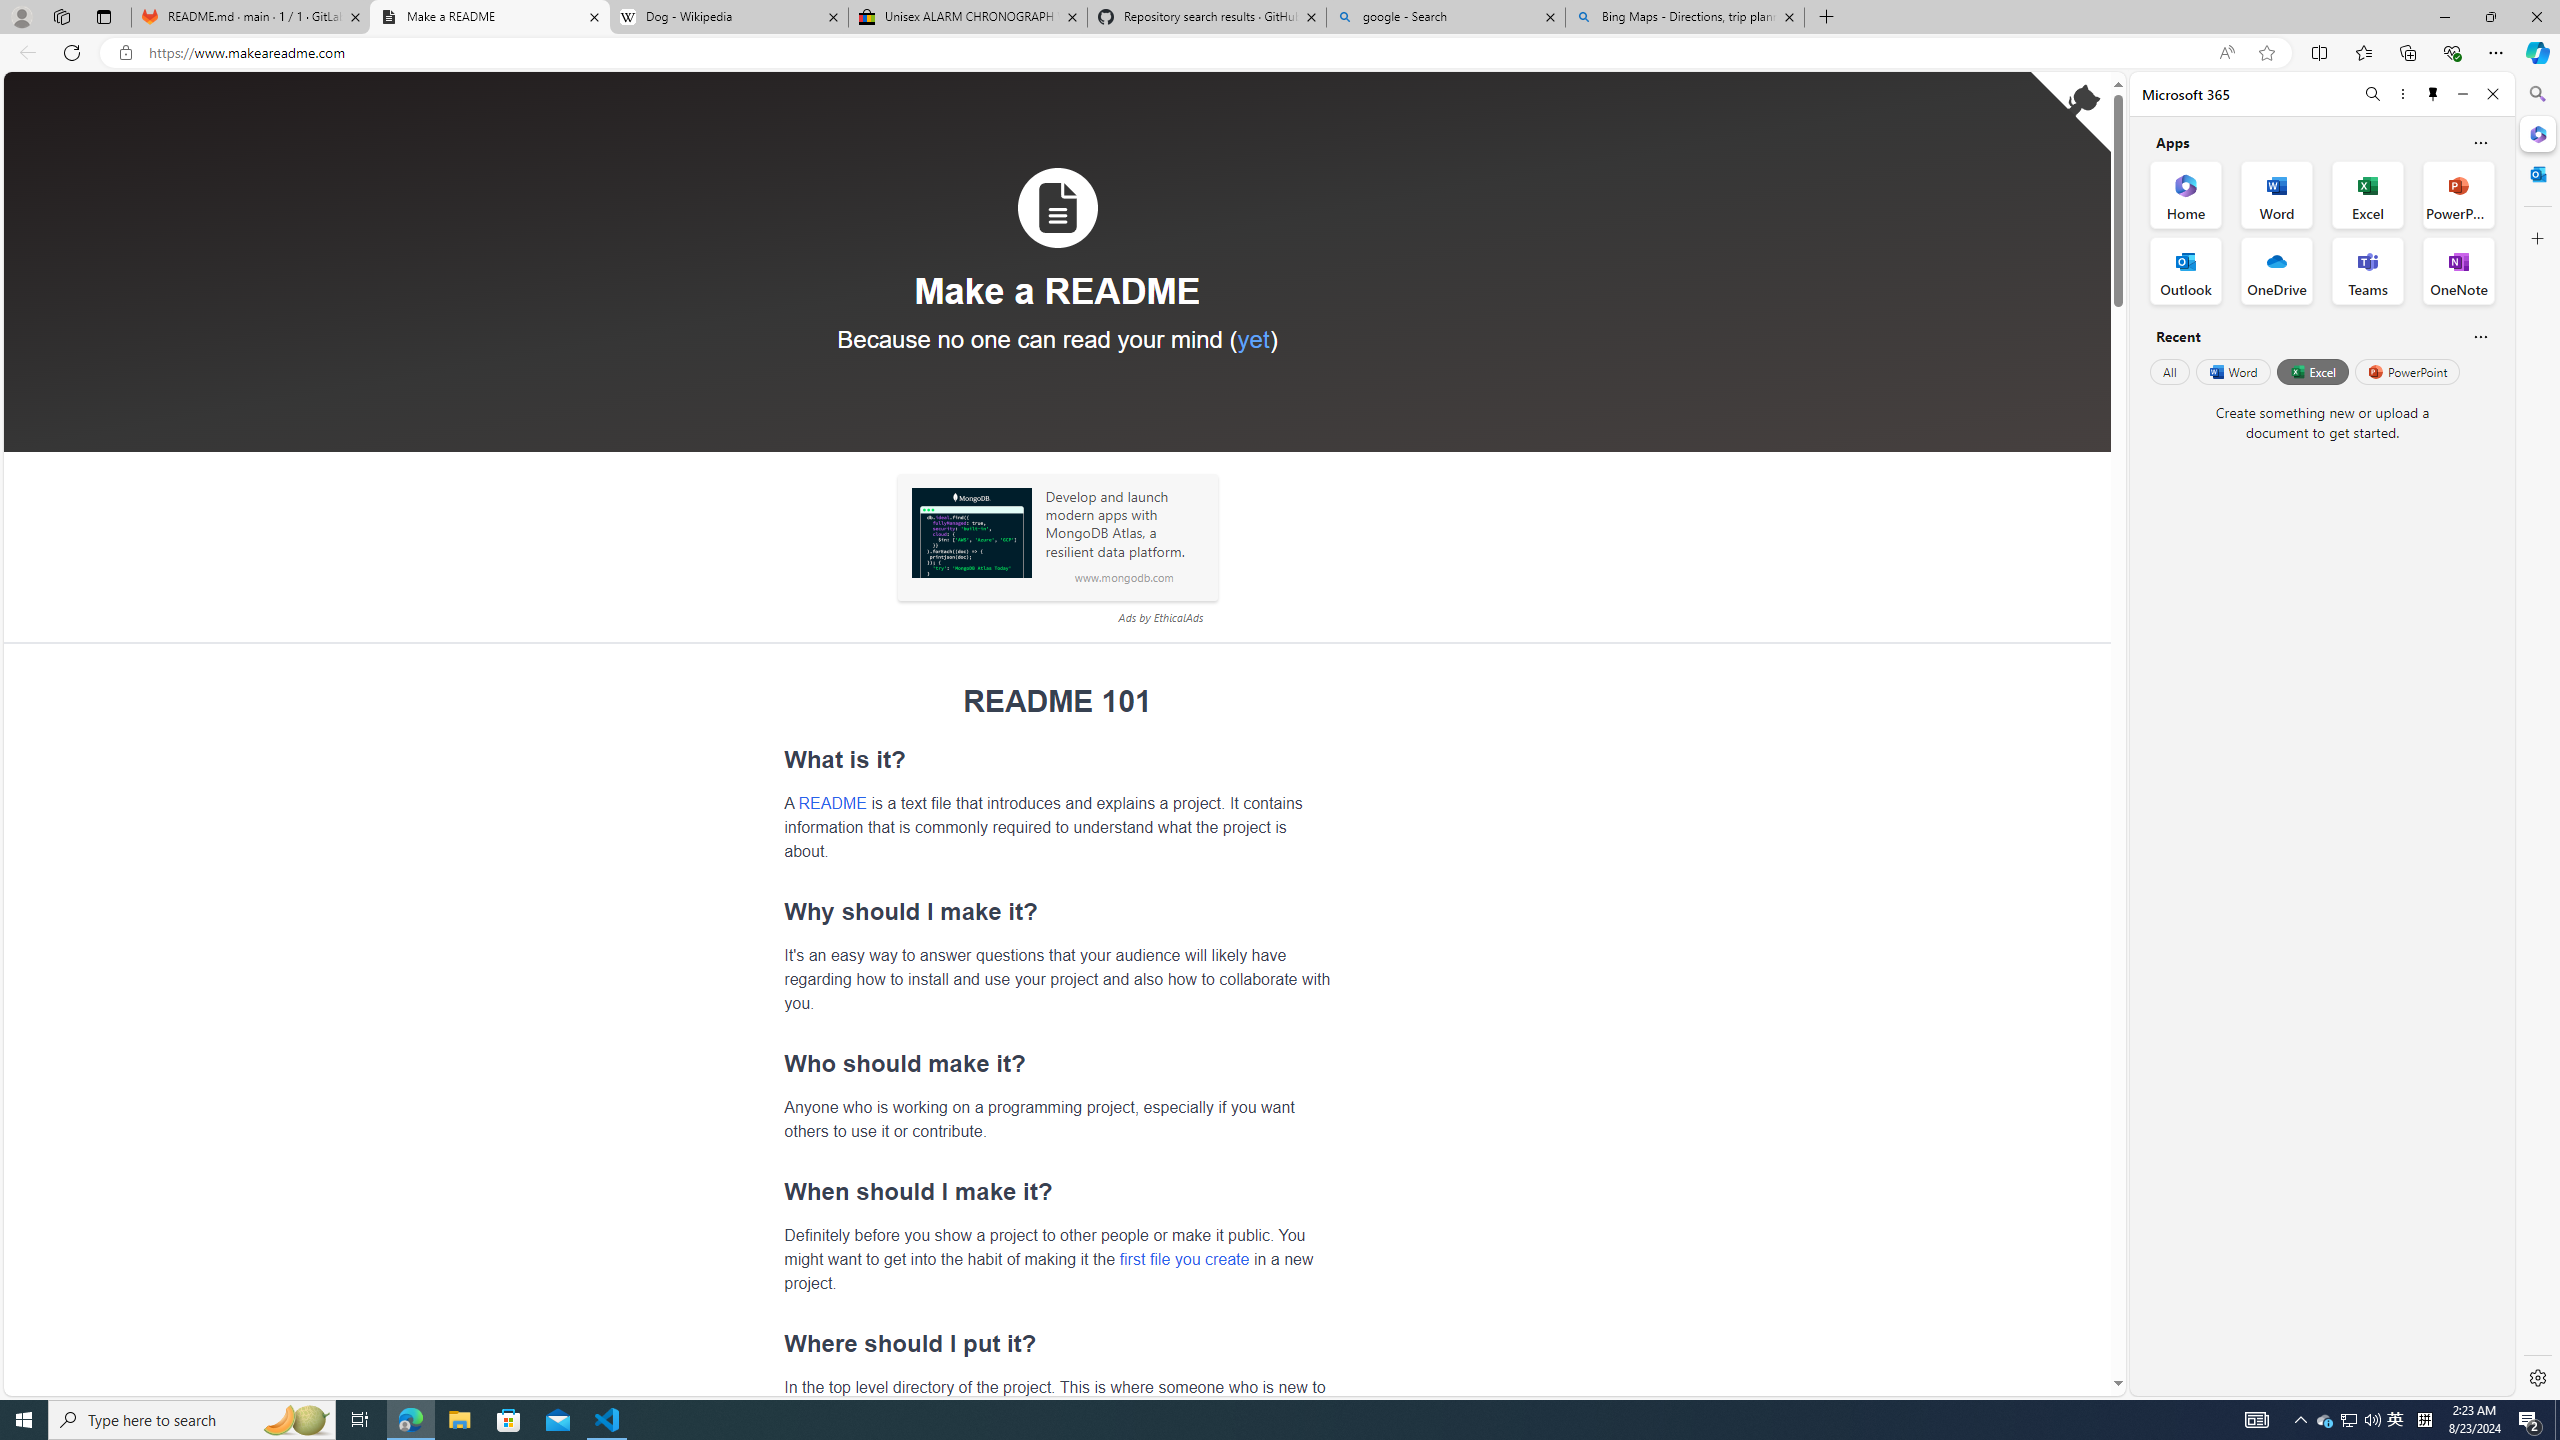  What do you see at coordinates (2185, 271) in the screenshot?
I see `'Outlook Office App'` at bounding box center [2185, 271].